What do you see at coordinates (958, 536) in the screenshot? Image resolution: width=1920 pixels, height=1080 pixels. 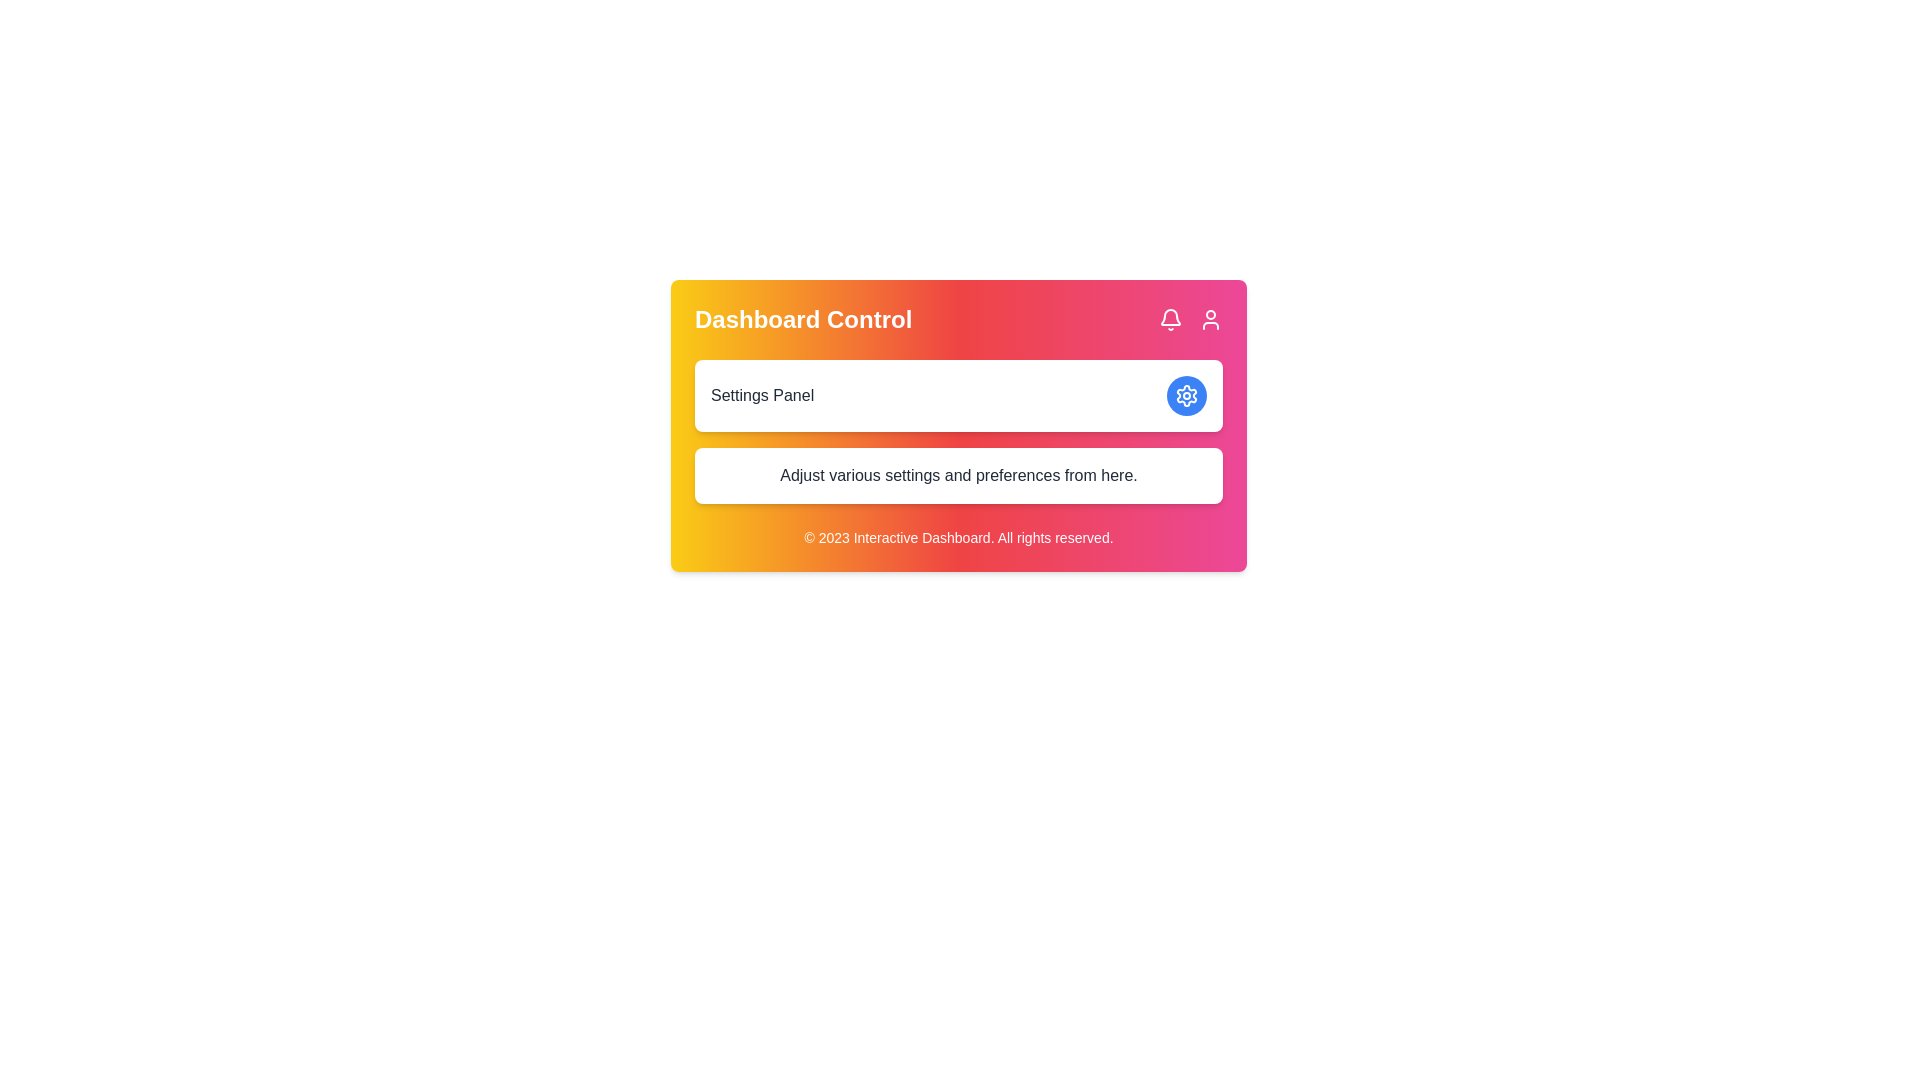 I see `the copyright notice text at the bottom of the Interactive Dashboard card for 2023, which is centered horizontally in its colorful gradient background` at bounding box center [958, 536].